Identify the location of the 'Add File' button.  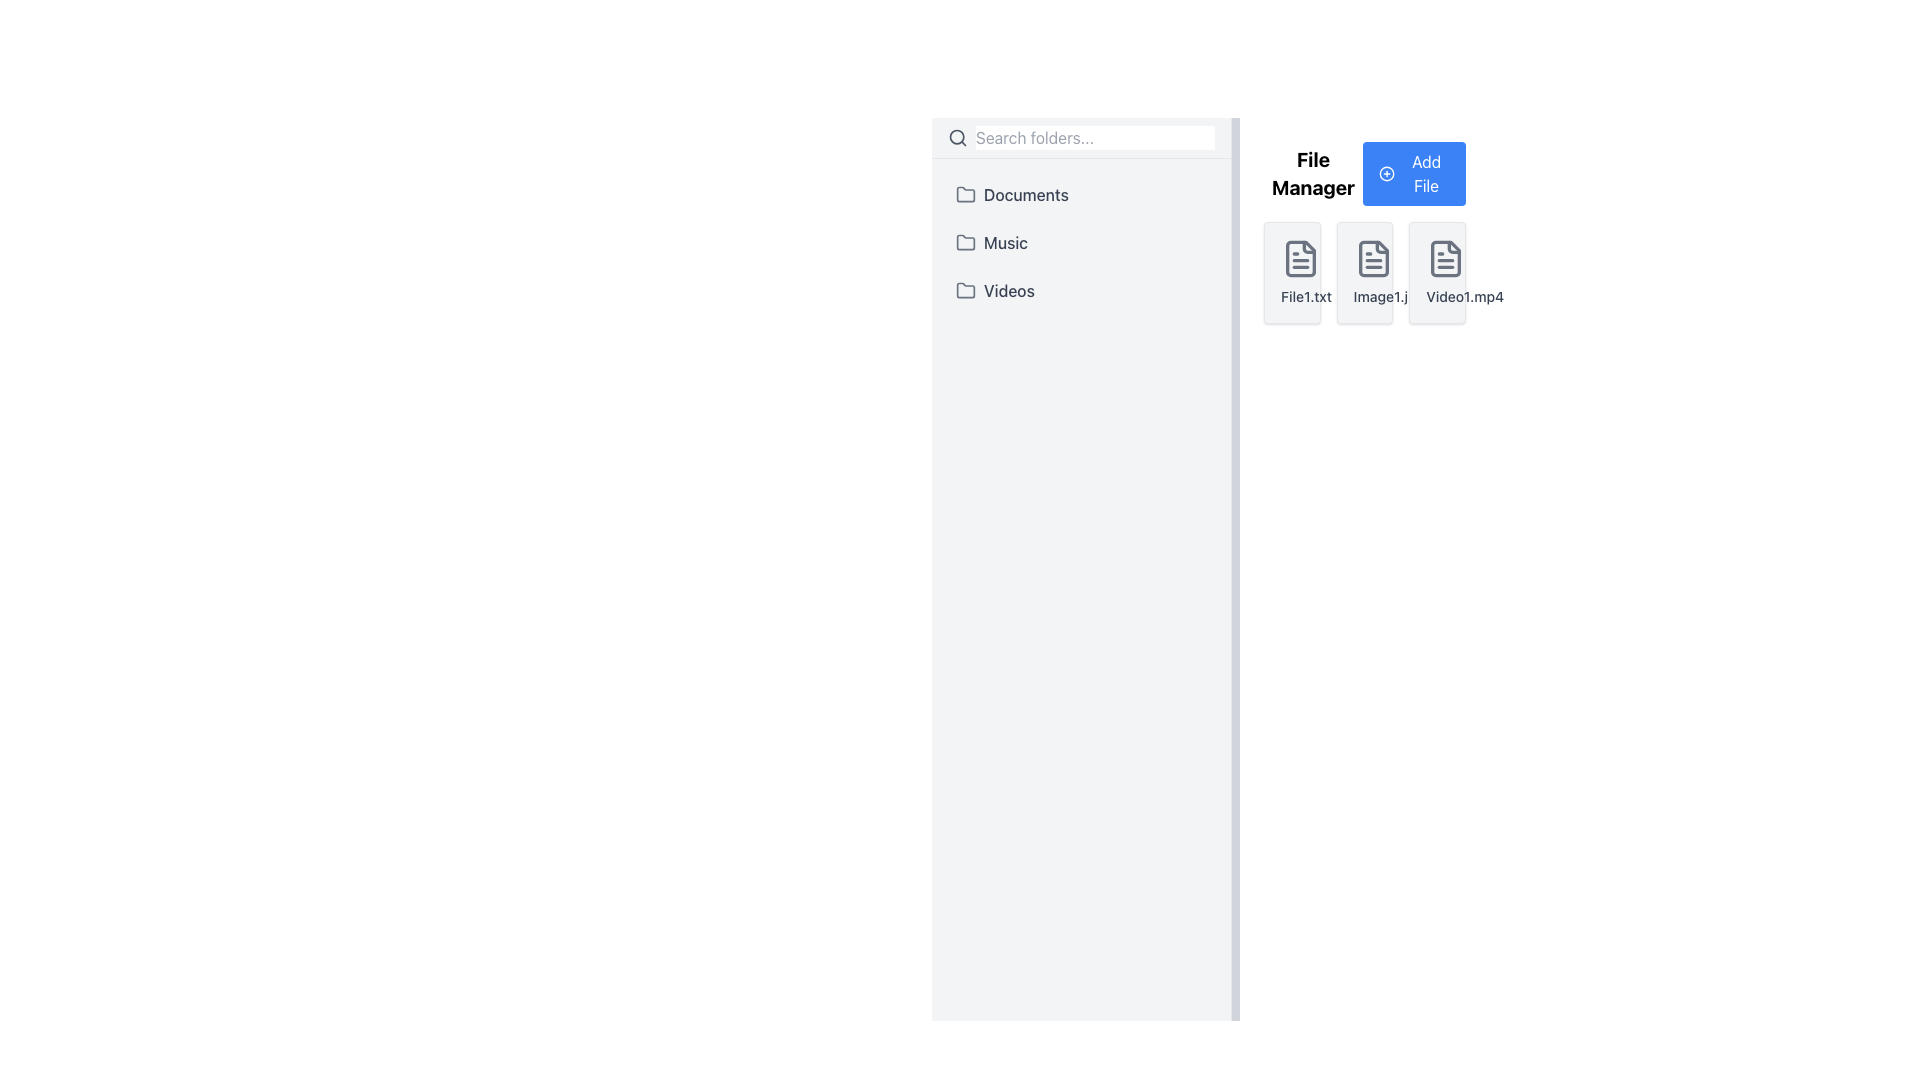
(1413, 172).